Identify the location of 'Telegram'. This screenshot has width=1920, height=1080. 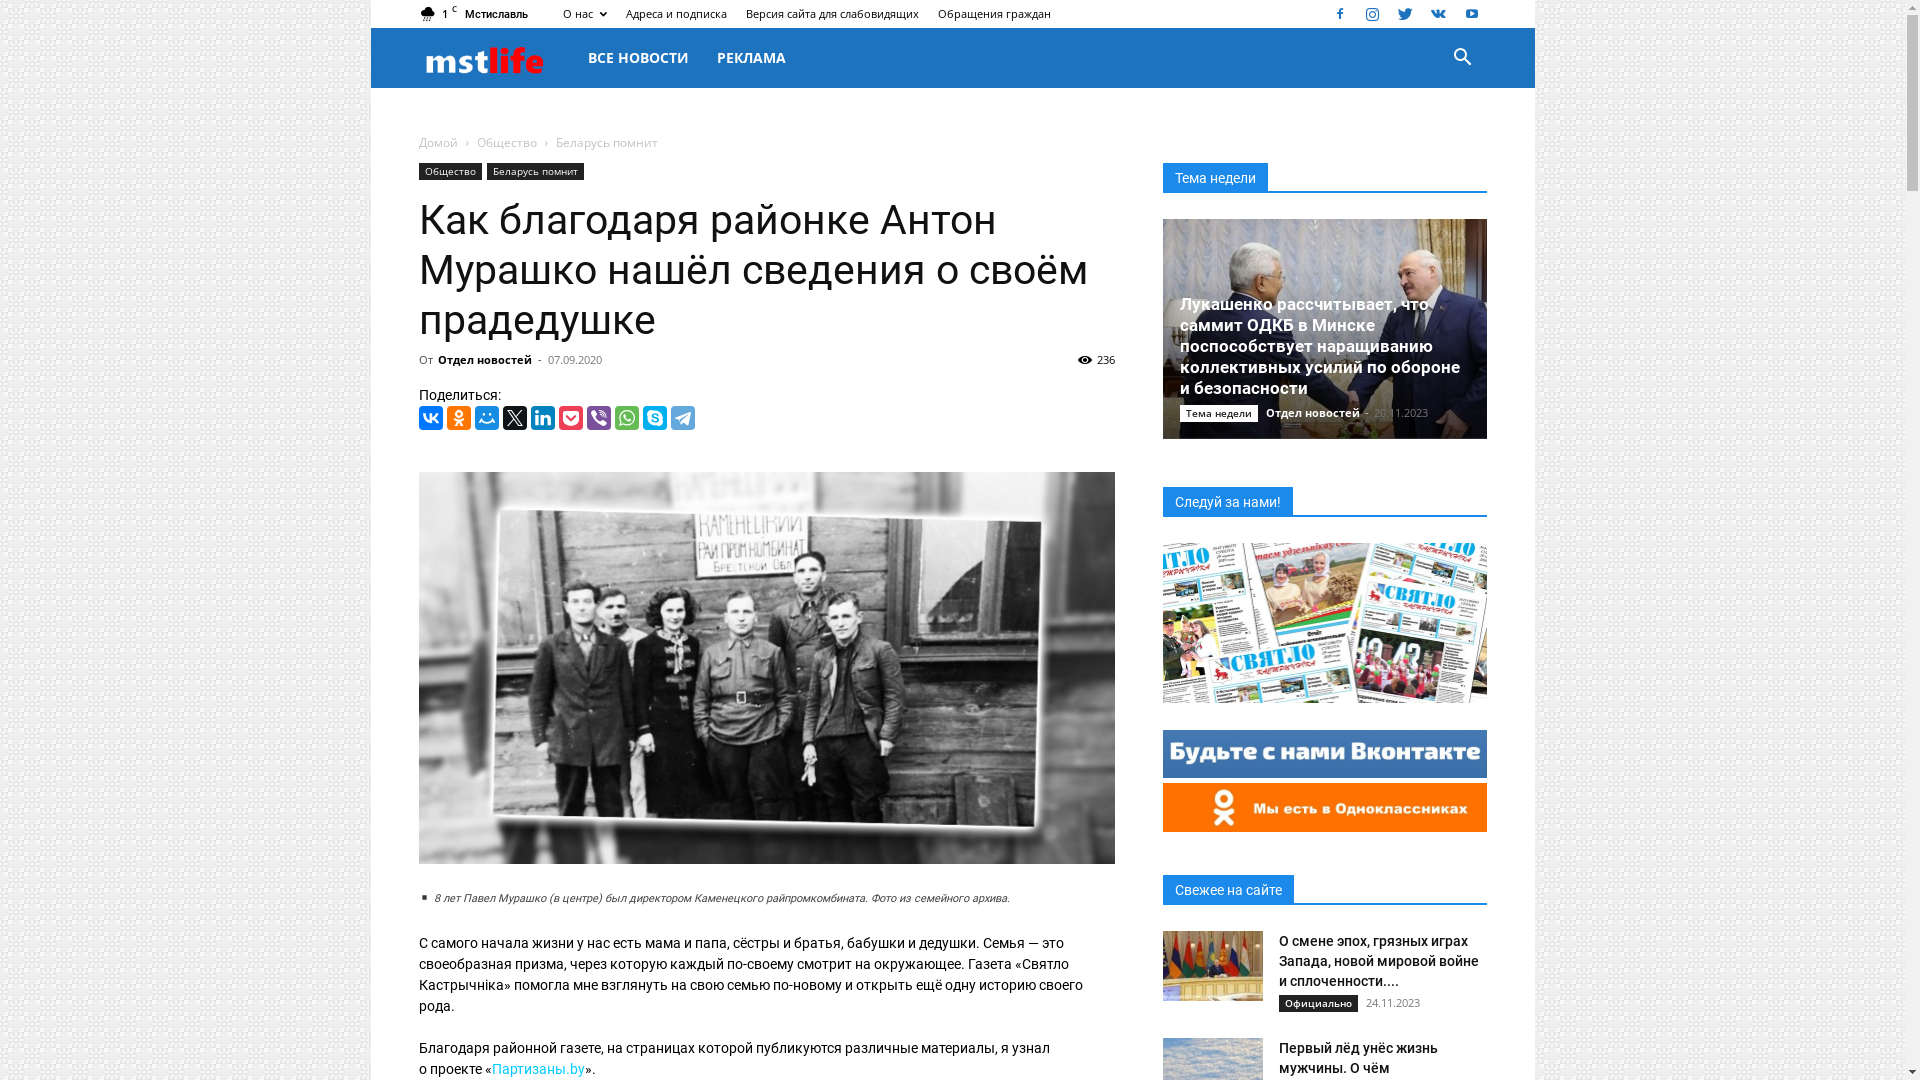
(681, 416).